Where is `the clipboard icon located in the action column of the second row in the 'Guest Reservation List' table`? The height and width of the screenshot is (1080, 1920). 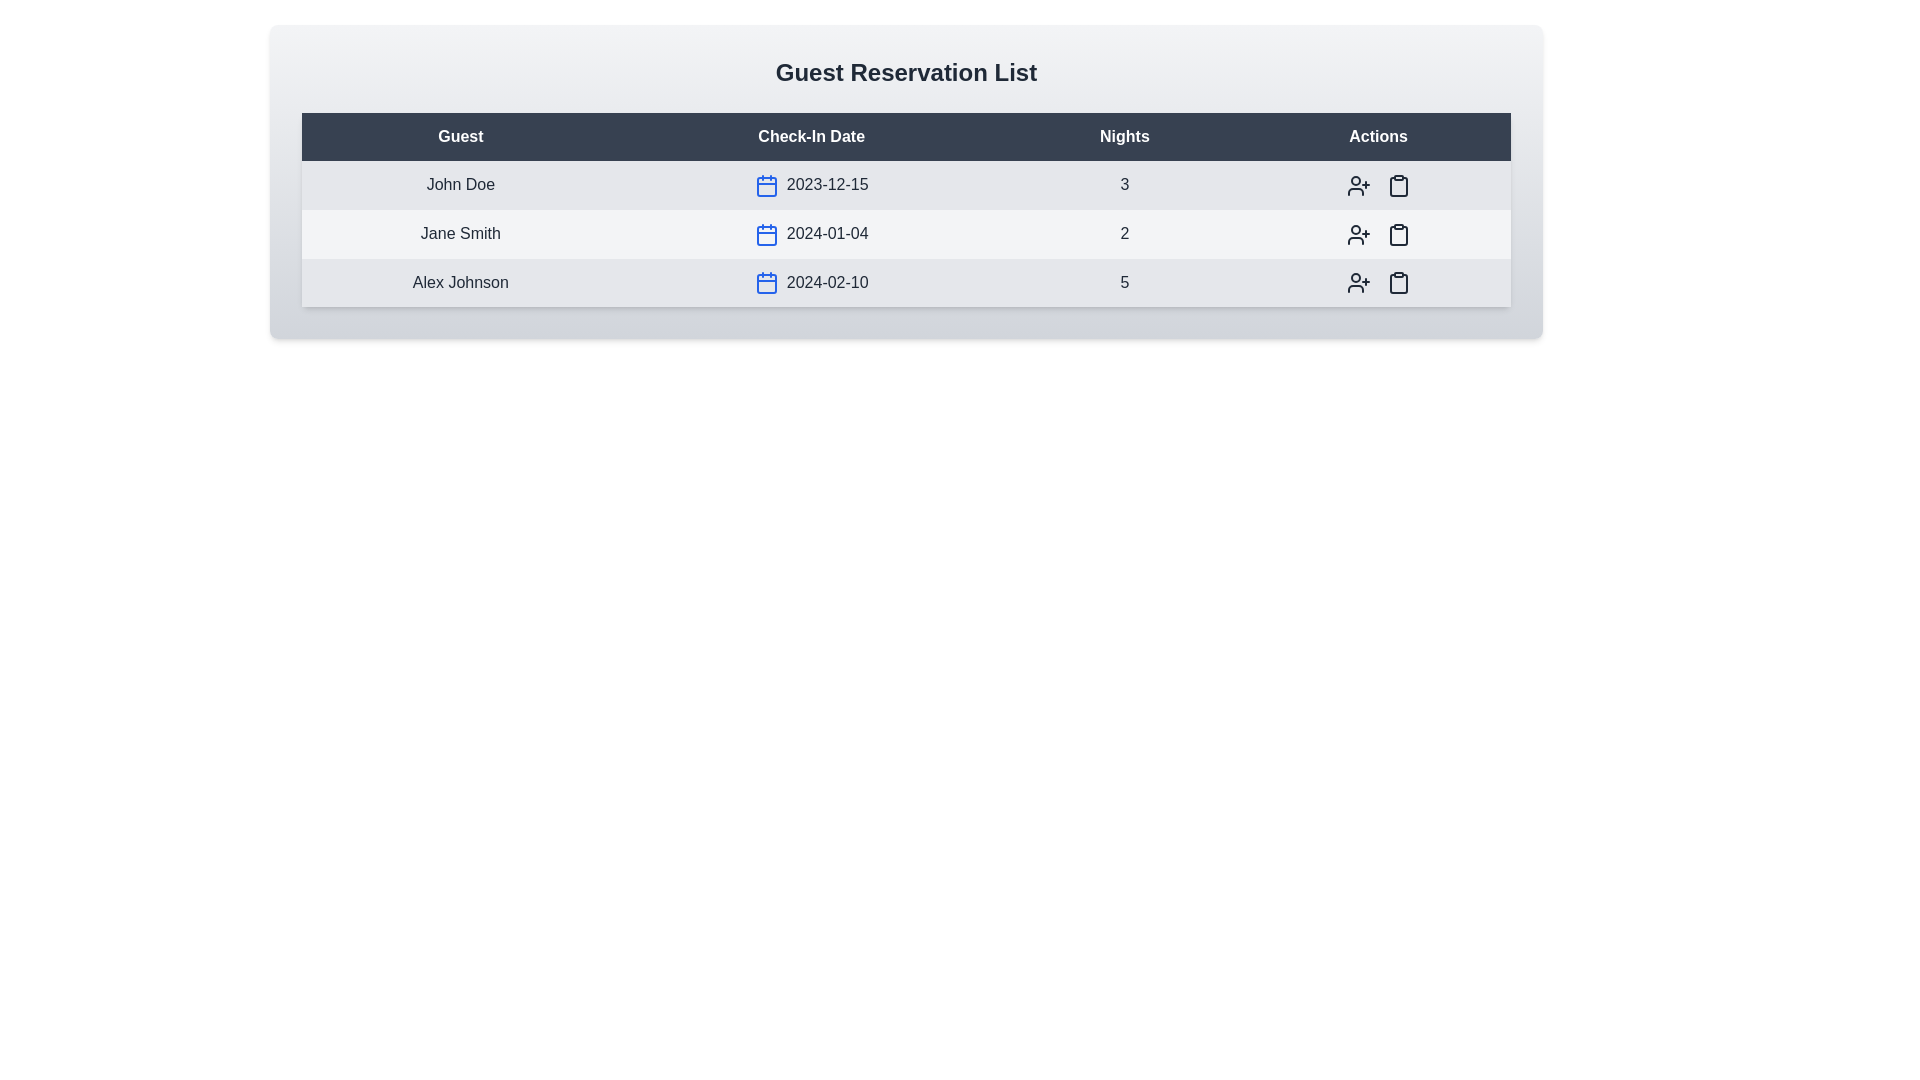 the clipboard icon located in the action column of the second row in the 'Guest Reservation List' table is located at coordinates (1397, 234).